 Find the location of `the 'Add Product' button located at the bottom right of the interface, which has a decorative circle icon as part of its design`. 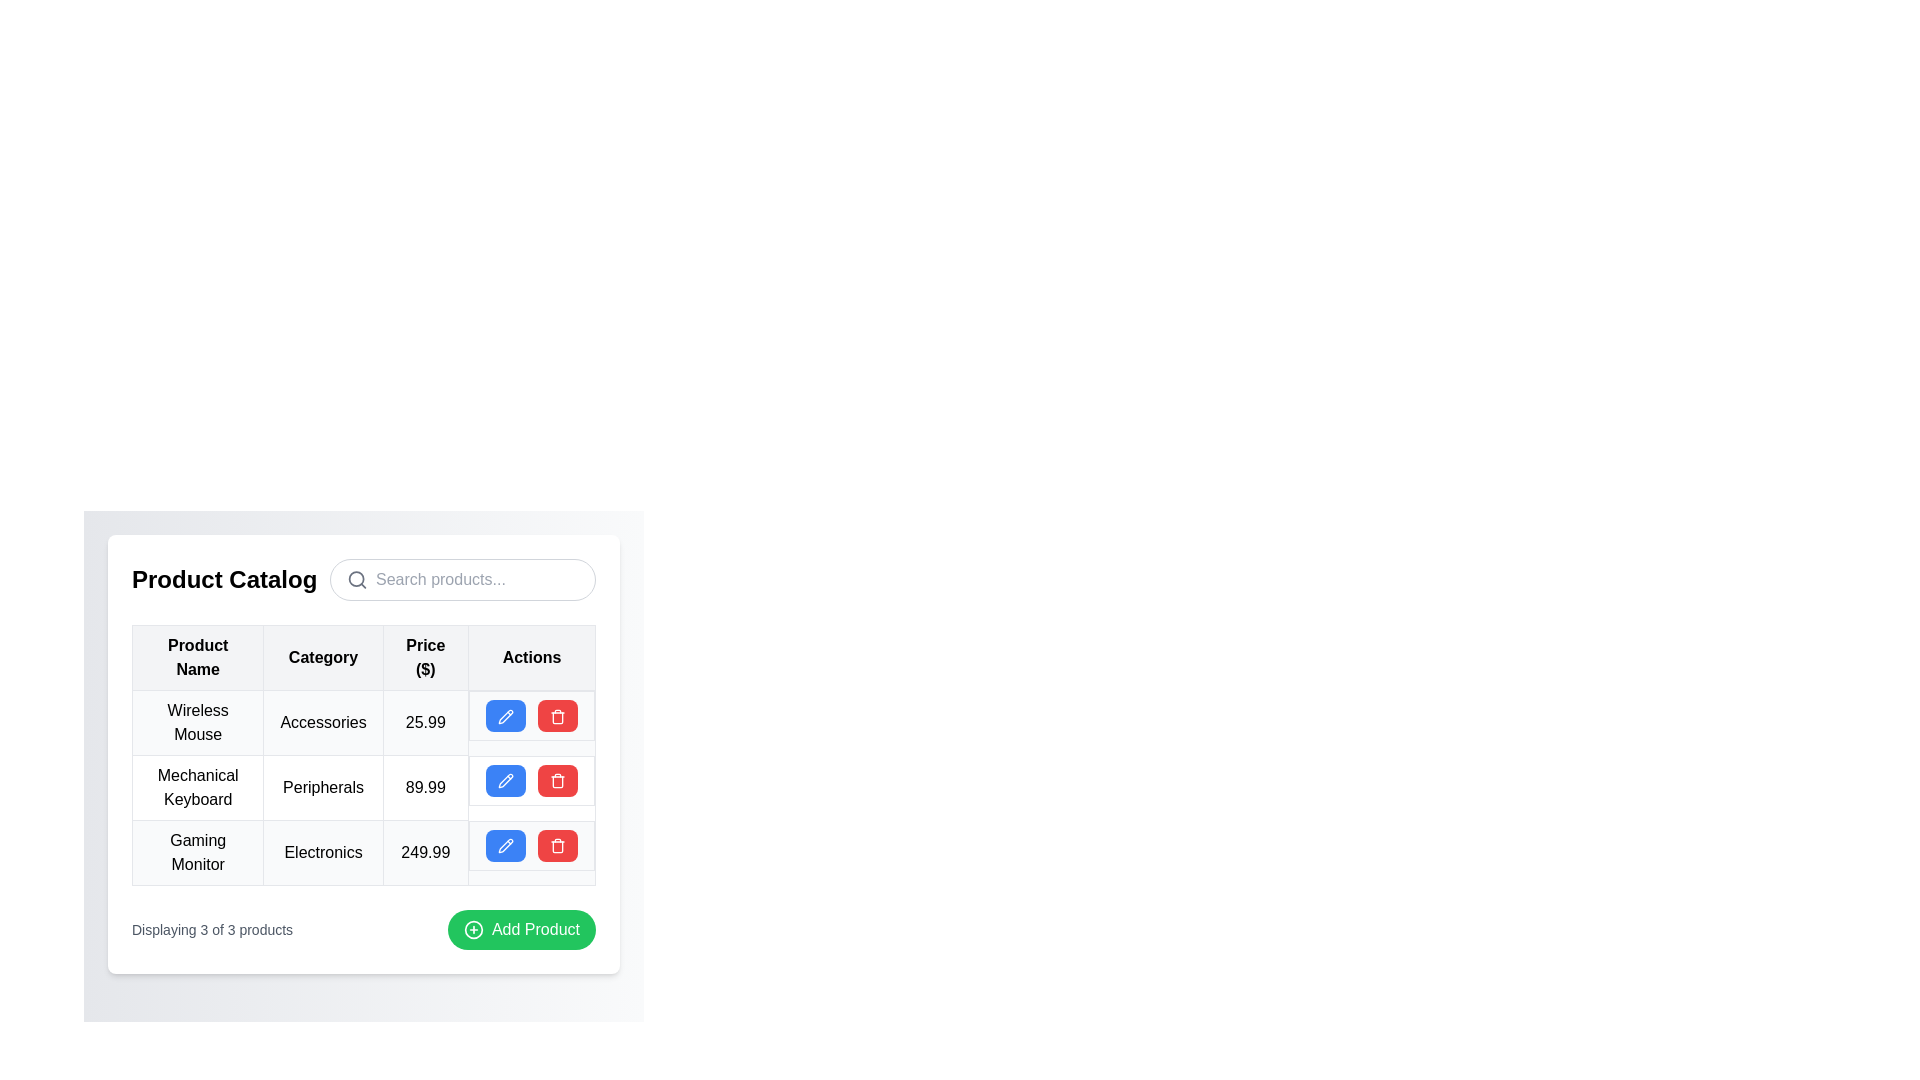

the 'Add Product' button located at the bottom right of the interface, which has a decorative circle icon as part of its design is located at coordinates (472, 929).